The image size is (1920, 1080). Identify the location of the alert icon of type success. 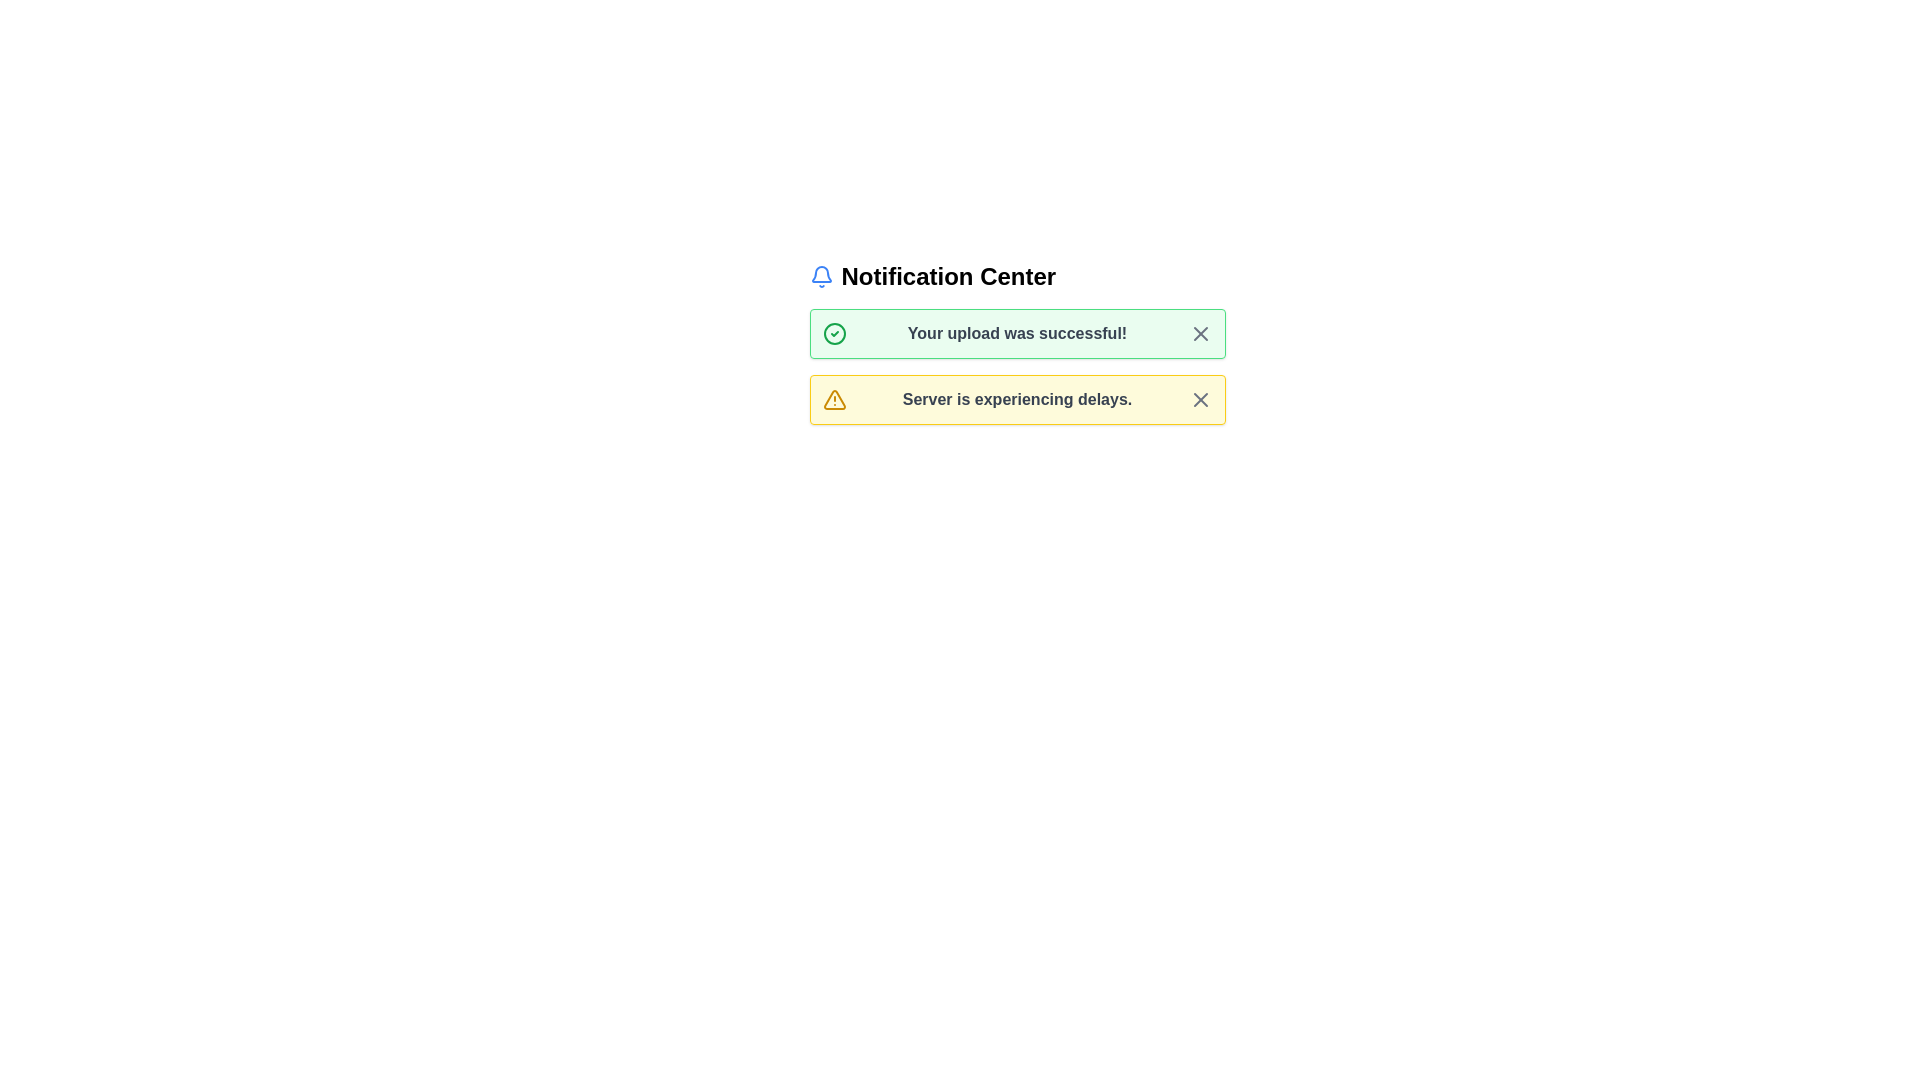
(834, 333).